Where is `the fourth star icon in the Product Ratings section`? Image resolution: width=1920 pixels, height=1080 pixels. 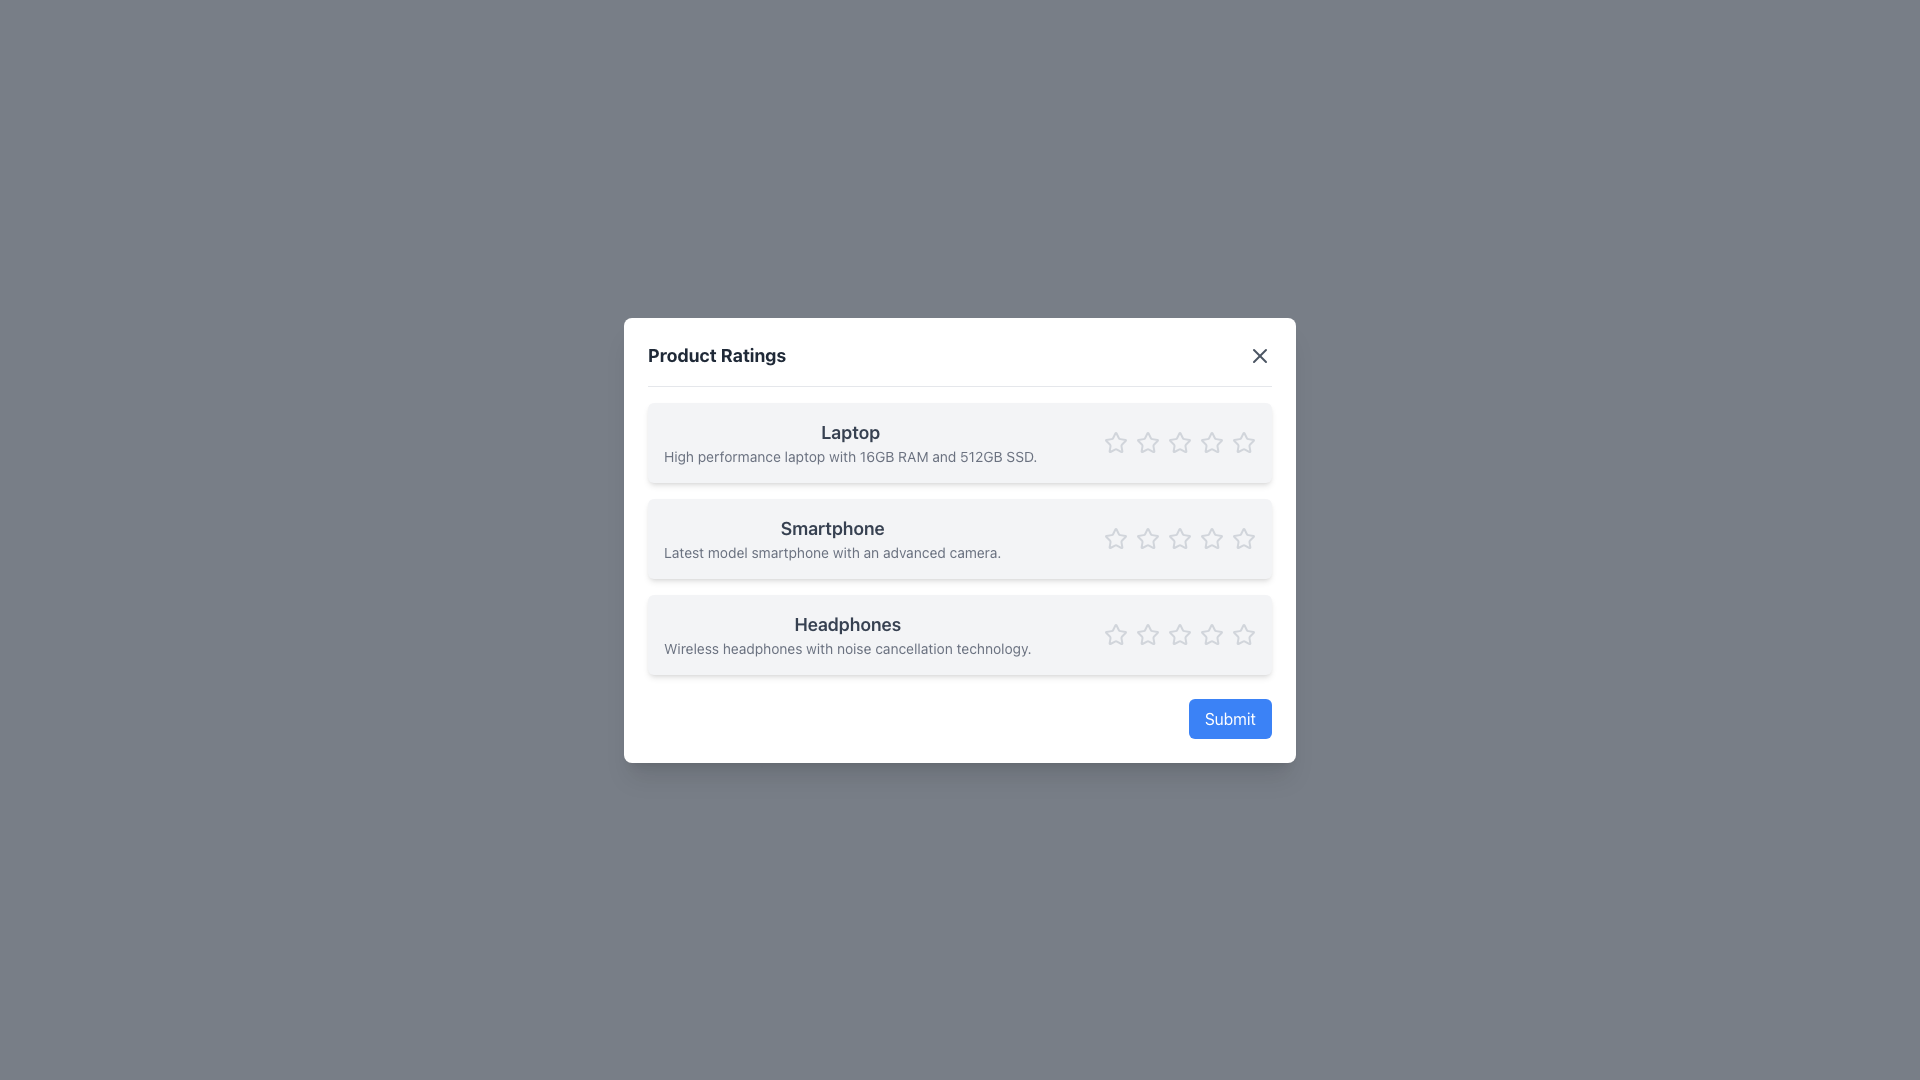 the fourth star icon in the Product Ratings section is located at coordinates (1210, 537).